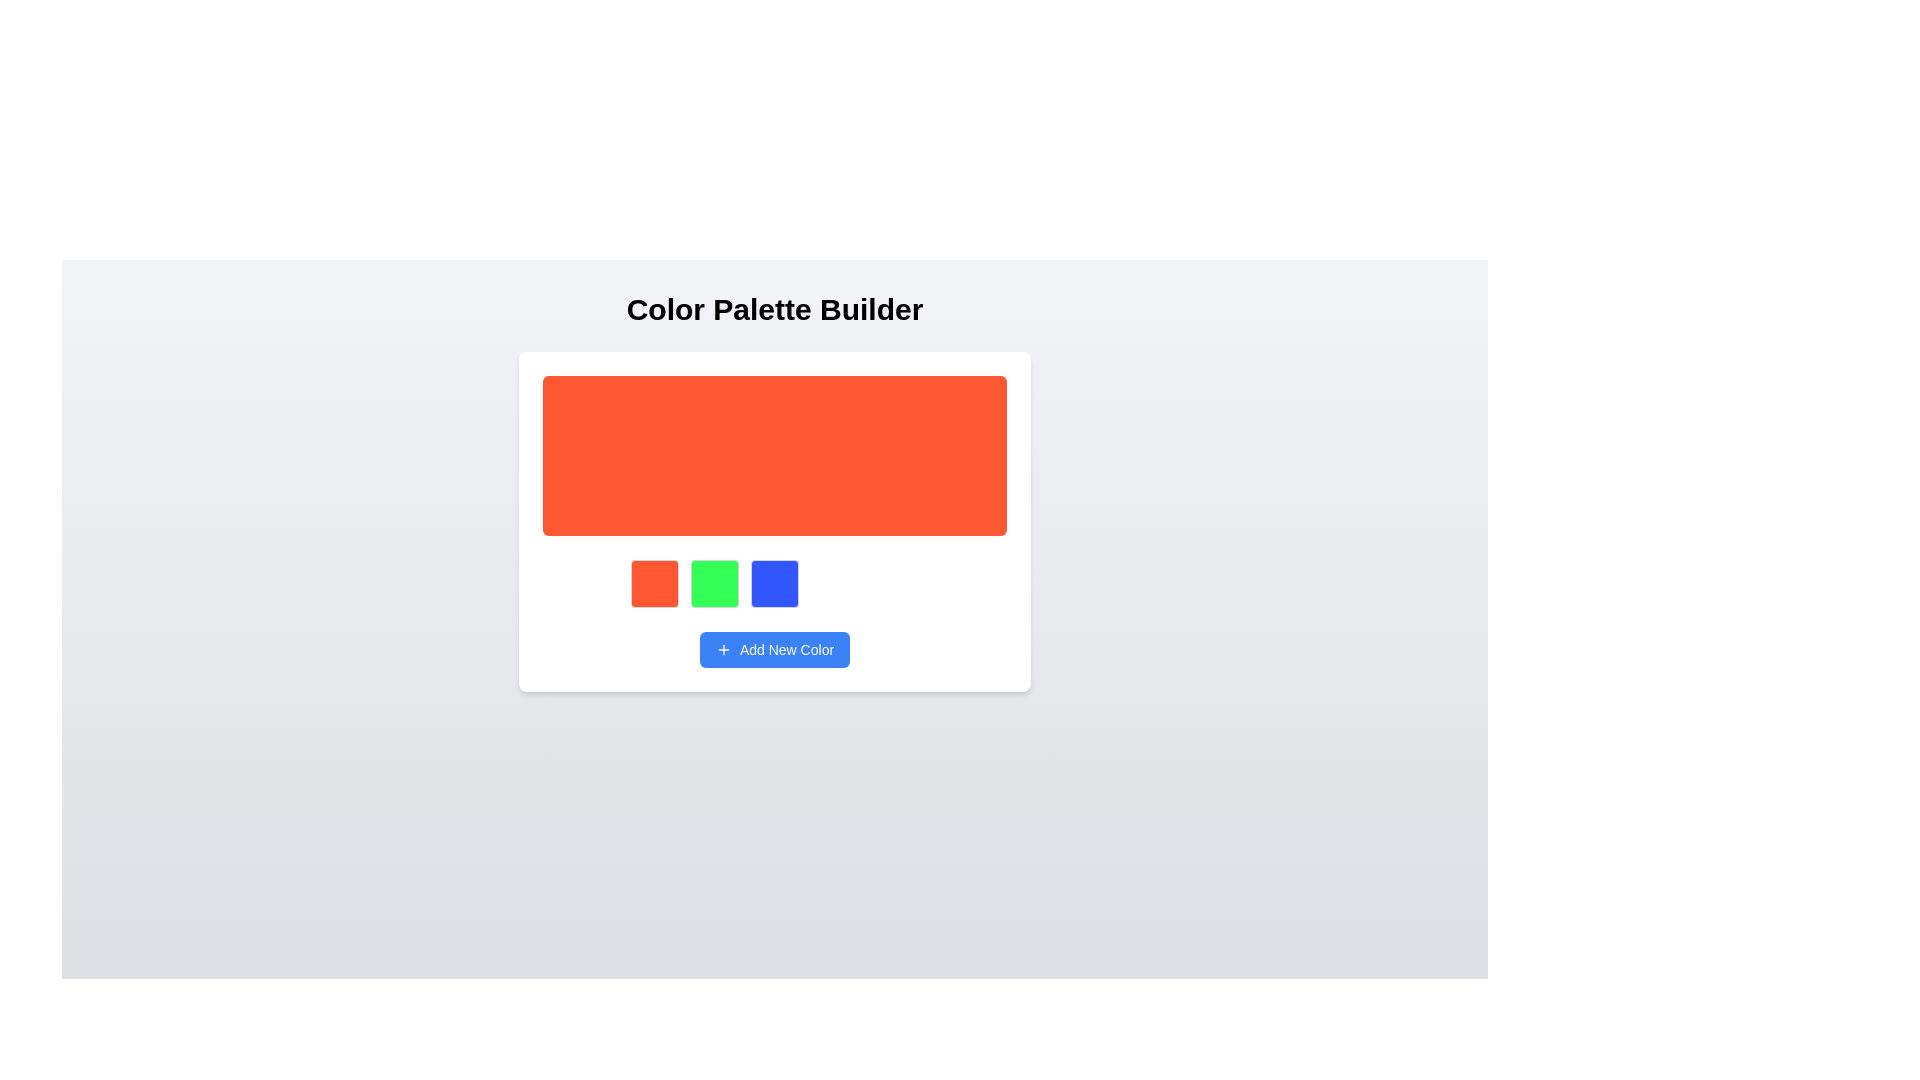 This screenshot has width=1920, height=1080. What do you see at coordinates (722, 650) in the screenshot?
I see `the plus icon within the 'Add New Color' button` at bounding box center [722, 650].